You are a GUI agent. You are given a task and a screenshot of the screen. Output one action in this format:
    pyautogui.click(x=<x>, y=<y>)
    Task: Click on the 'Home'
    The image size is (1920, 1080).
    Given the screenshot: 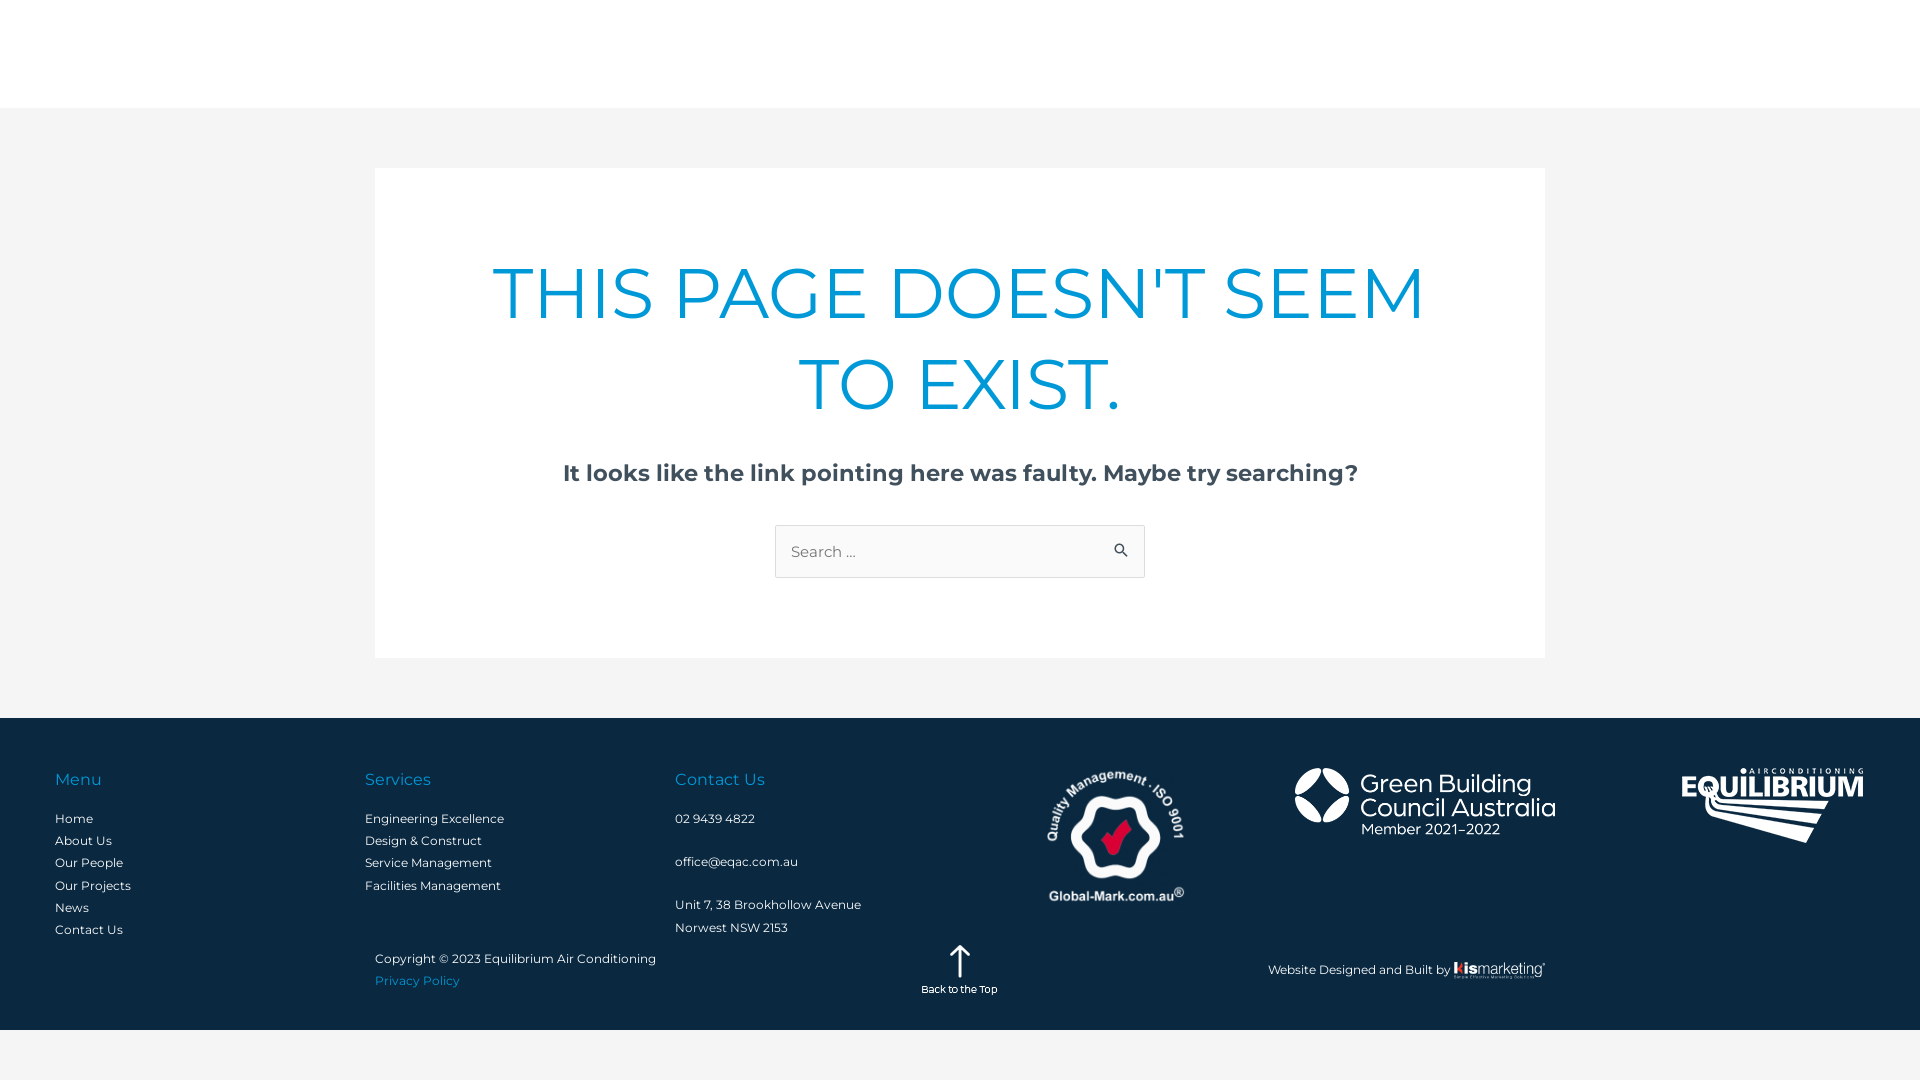 What is the action you would take?
    pyautogui.click(x=1169, y=53)
    